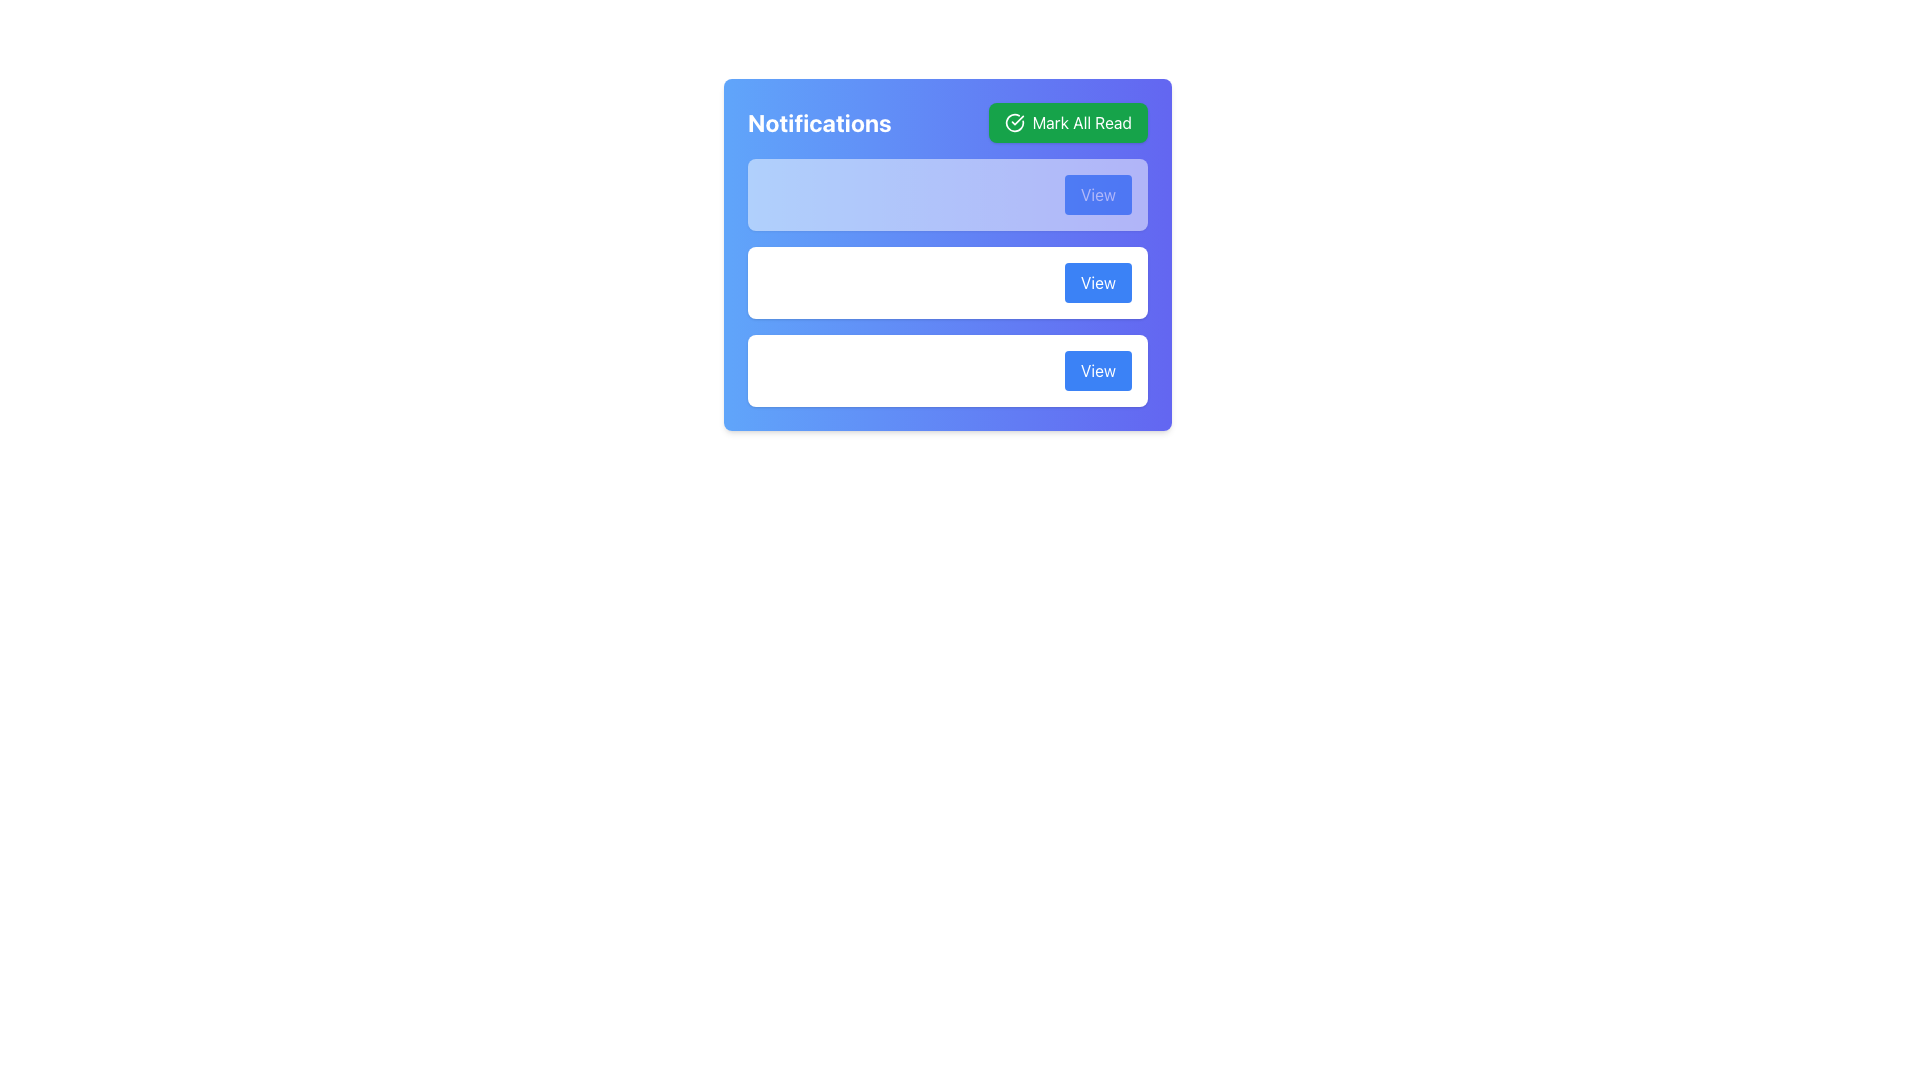 Image resolution: width=1920 pixels, height=1080 pixels. What do you see at coordinates (1014, 123) in the screenshot?
I see `the 'Mark All Read' button to interact with the icon that marks notifications as read, which is visually represented by an intuitive design located at its left` at bounding box center [1014, 123].